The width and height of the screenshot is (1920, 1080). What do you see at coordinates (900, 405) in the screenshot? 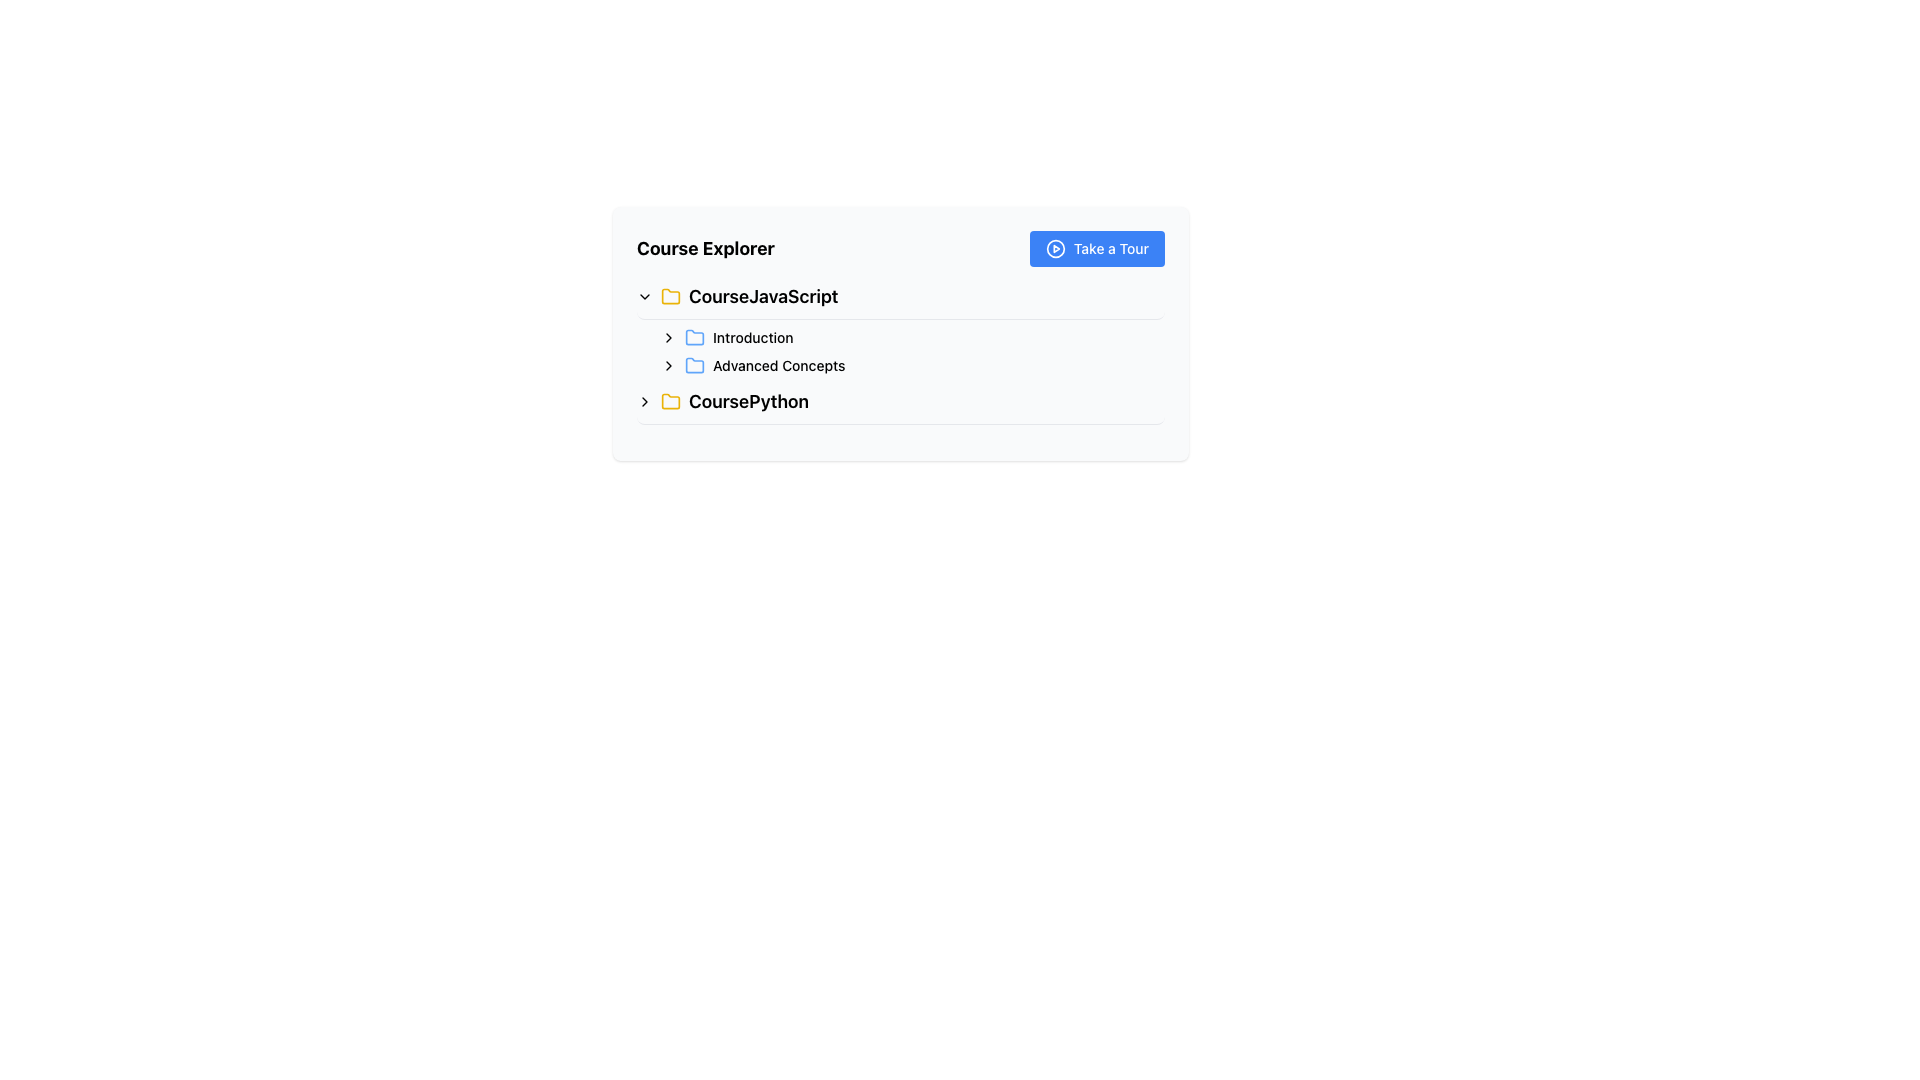
I see `the list item labeled 'CoursePython' in the course explorer interface` at bounding box center [900, 405].